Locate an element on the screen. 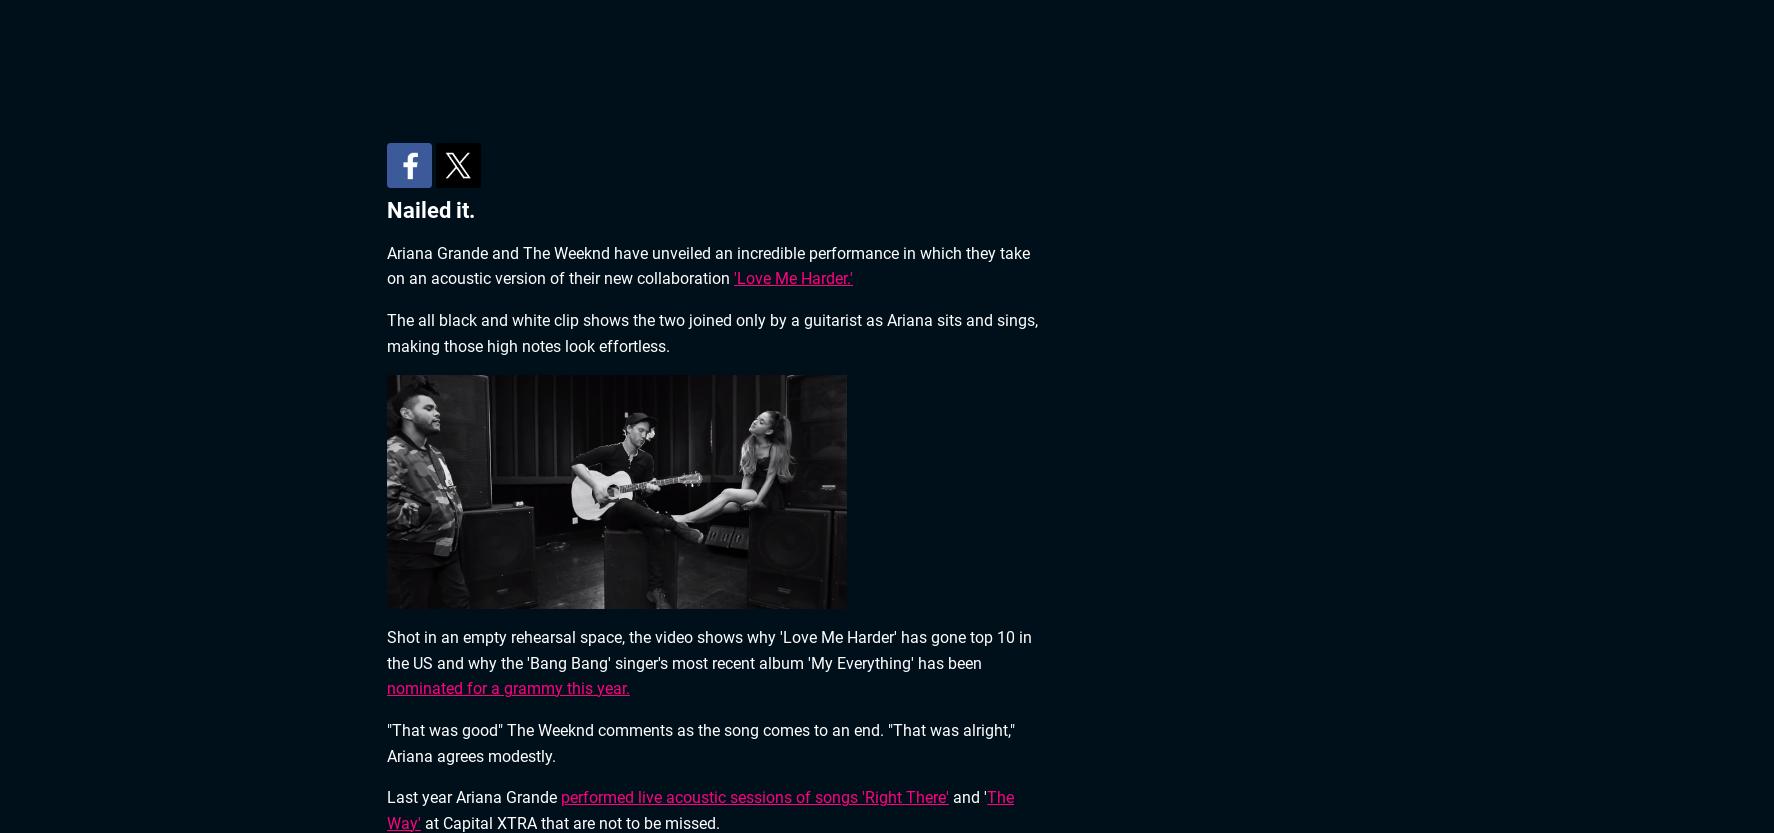  ''Love Me Harder.'' is located at coordinates (792, 278).